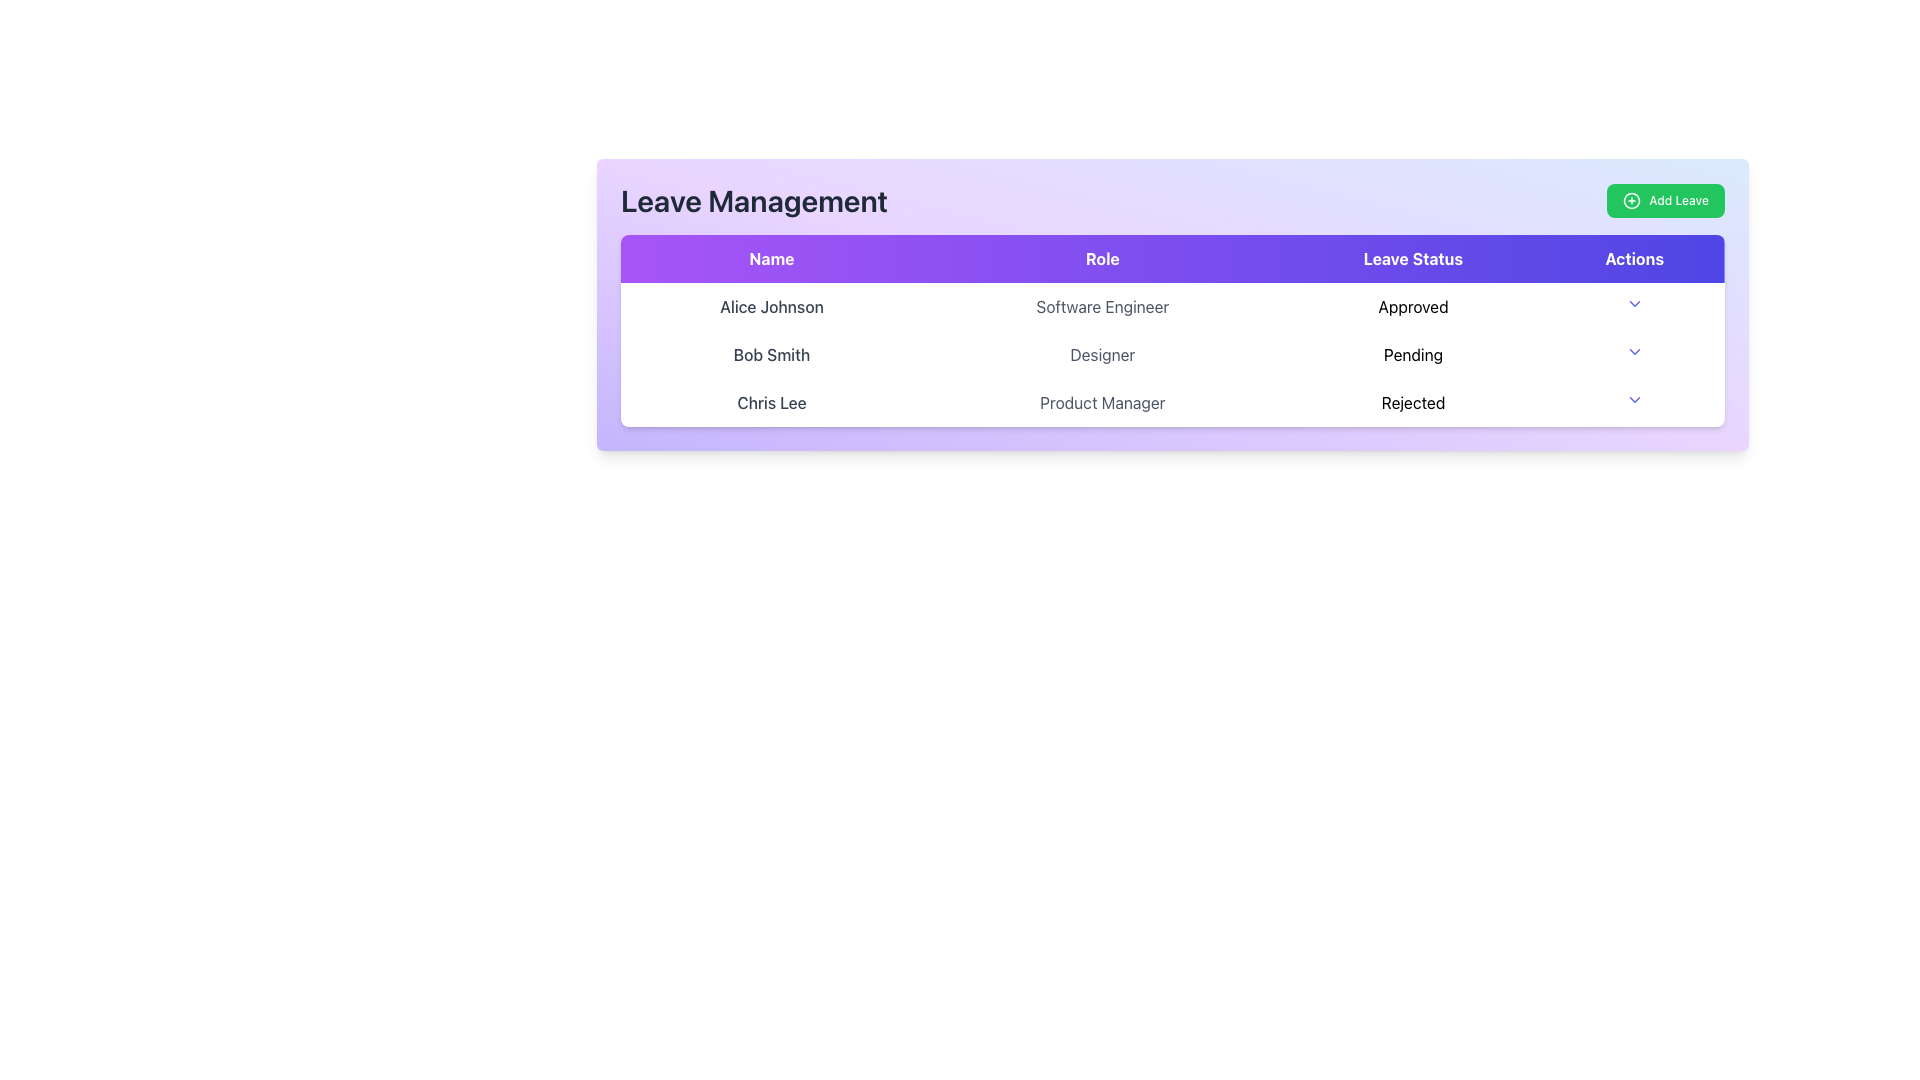 The height and width of the screenshot is (1080, 1920). What do you see at coordinates (1101, 307) in the screenshot?
I see `the text label displaying 'Software Engineer' located in the Role column of the table corresponding to 'Alice Johnson'` at bounding box center [1101, 307].